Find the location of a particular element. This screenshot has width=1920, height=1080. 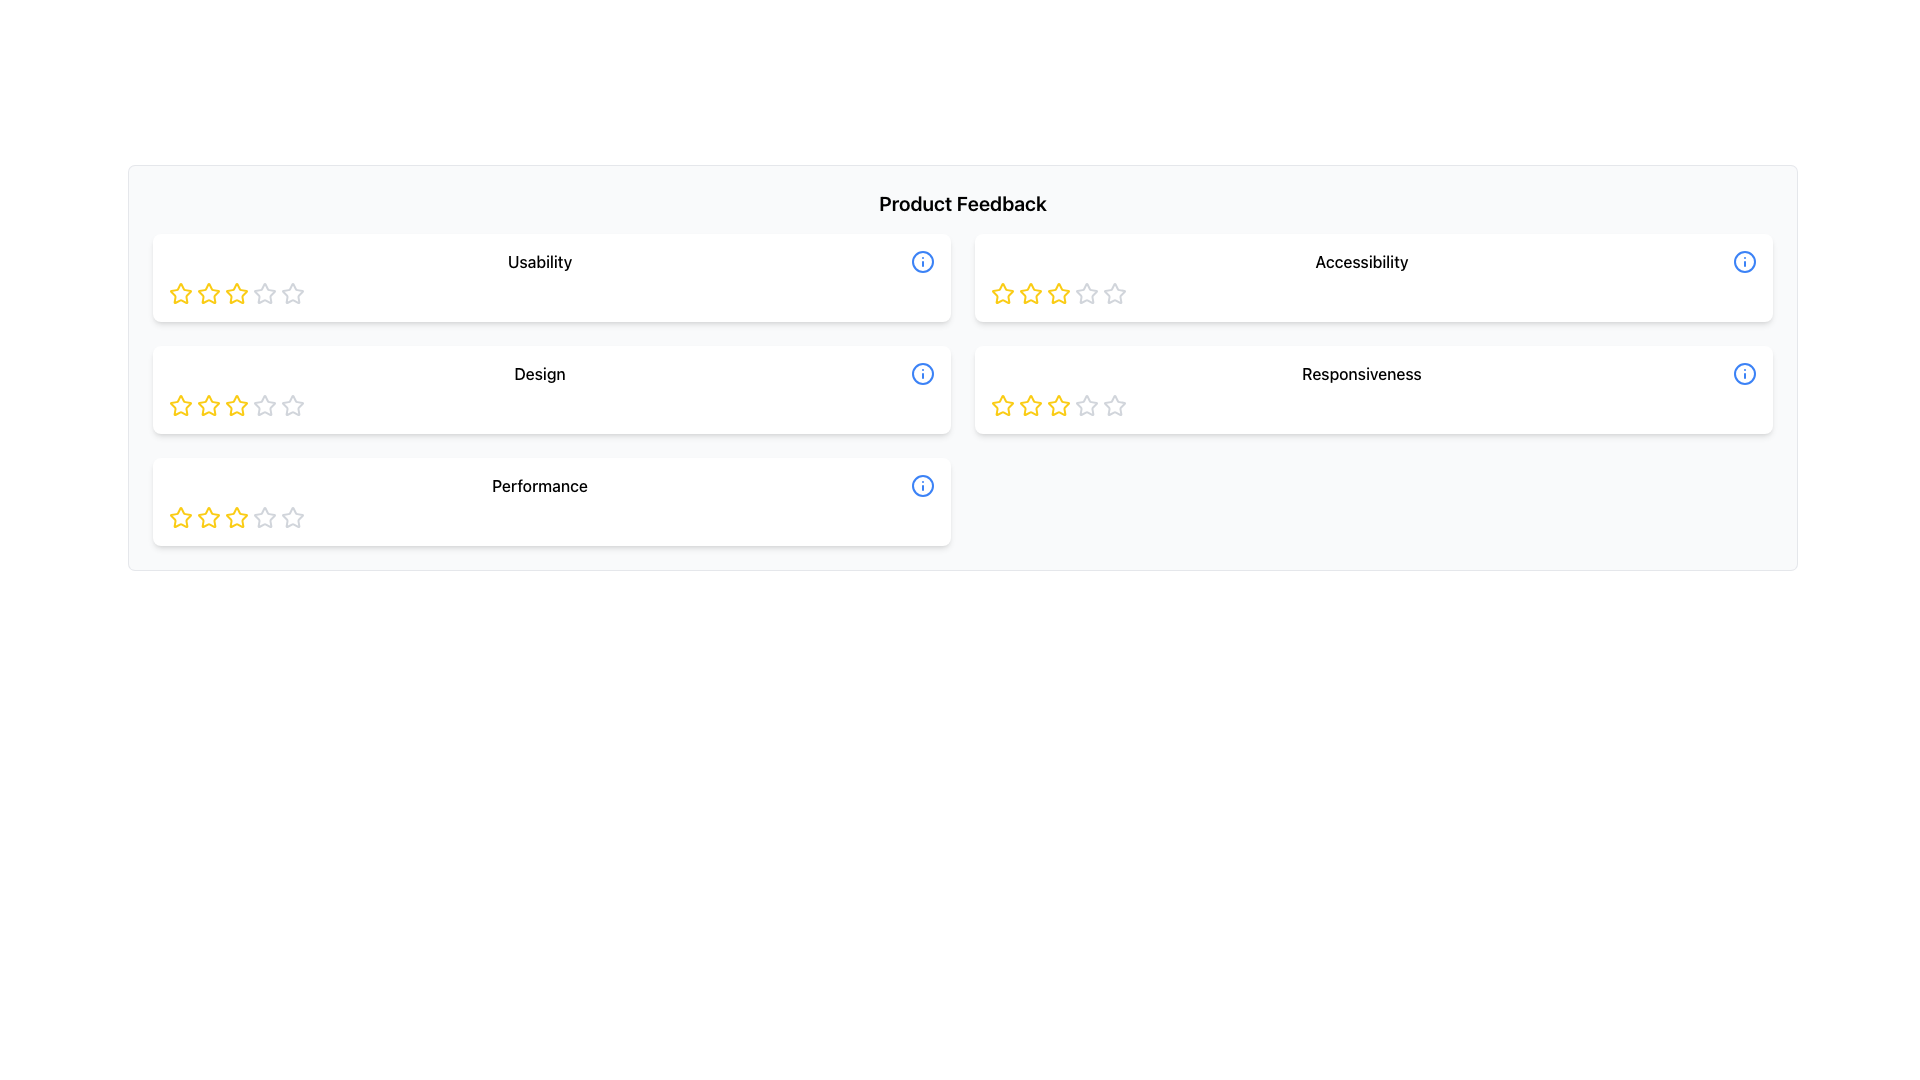

the second star icon in the rating system under the 'Design' category to rate it is located at coordinates (236, 405).